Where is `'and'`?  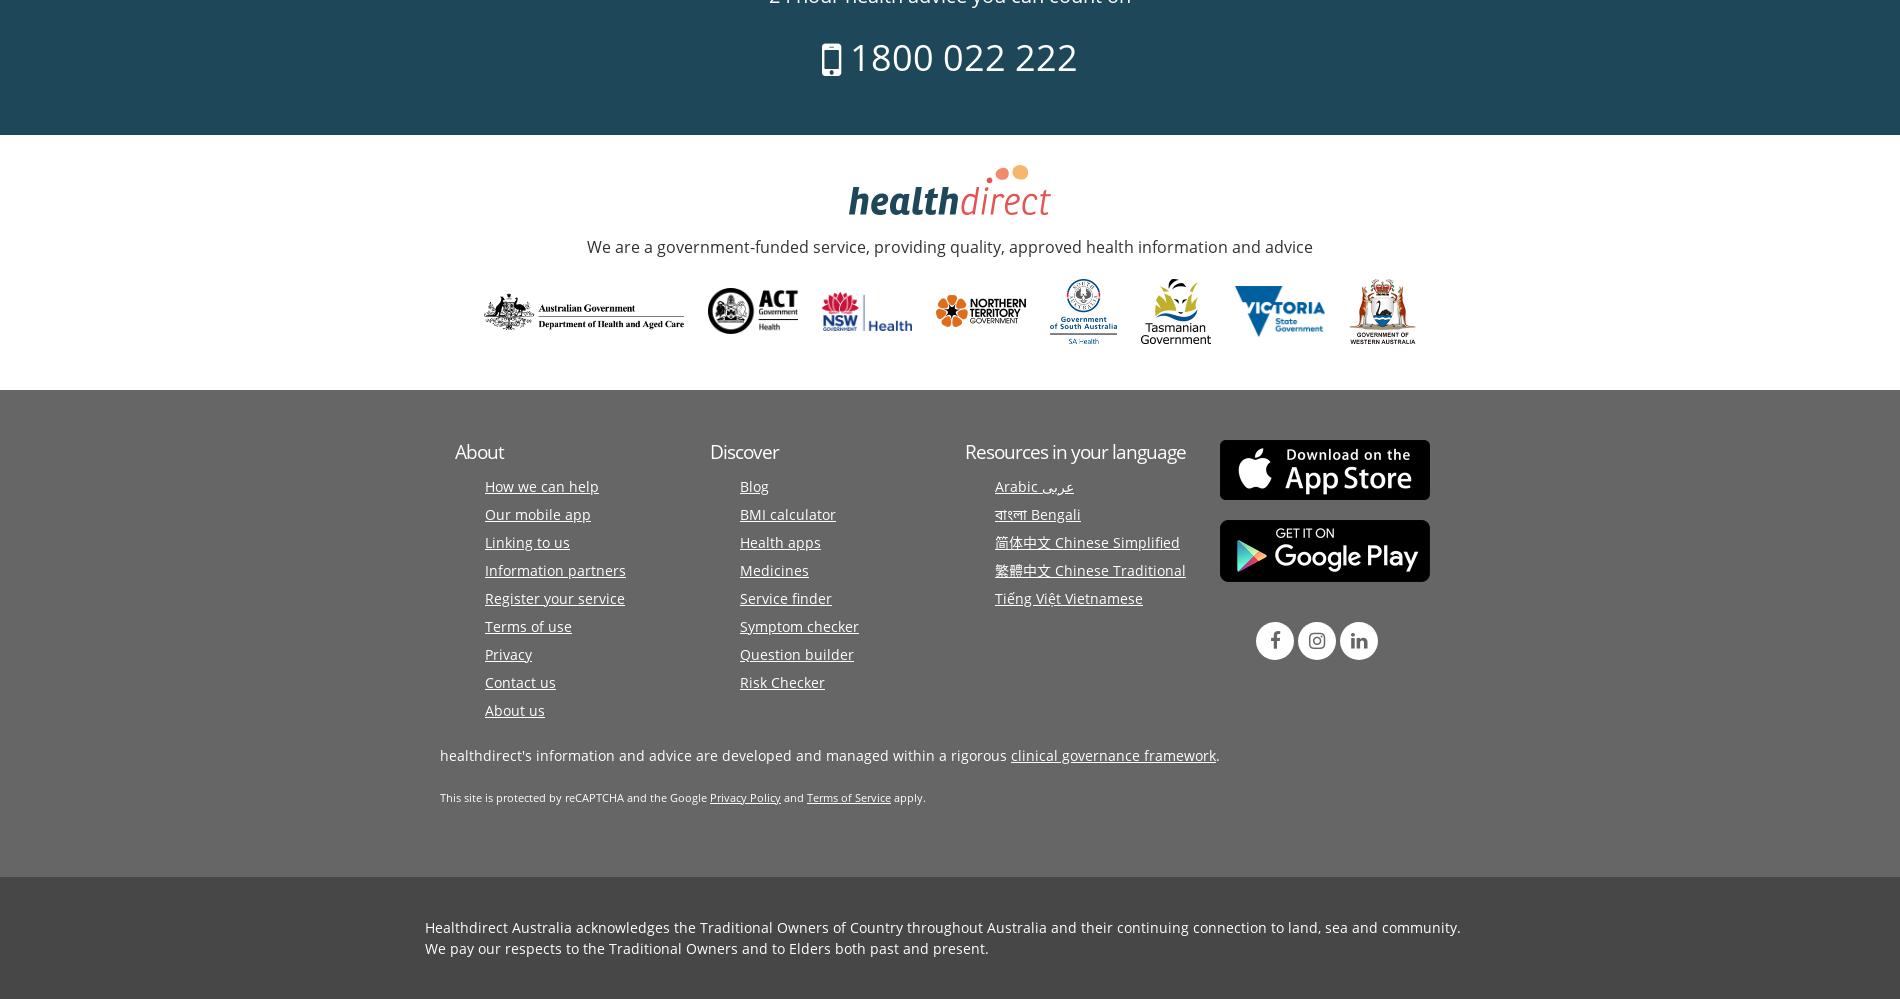
'and' is located at coordinates (793, 796).